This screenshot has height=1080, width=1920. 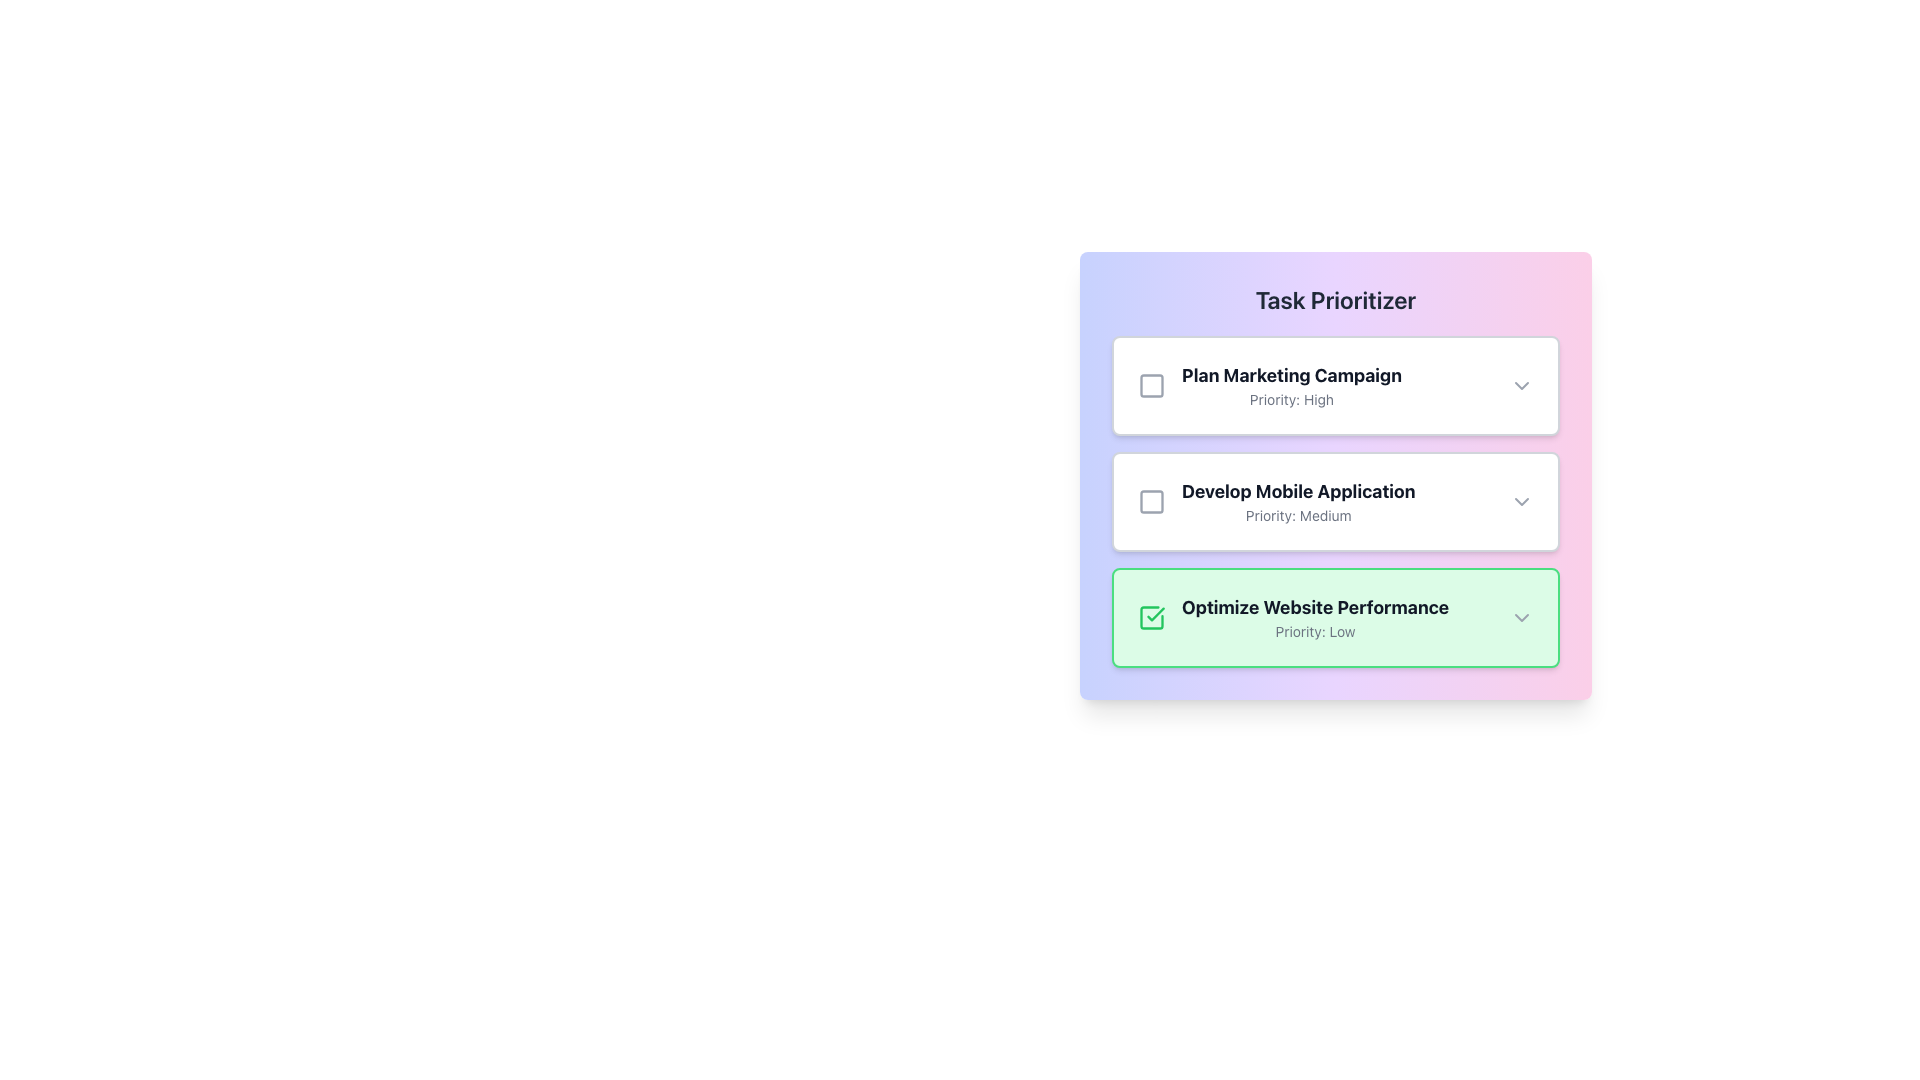 What do you see at coordinates (1152, 500) in the screenshot?
I see `the checkbox located to the left of the text 'Develop Mobile Application' in the 'Task Prioritizer' section` at bounding box center [1152, 500].